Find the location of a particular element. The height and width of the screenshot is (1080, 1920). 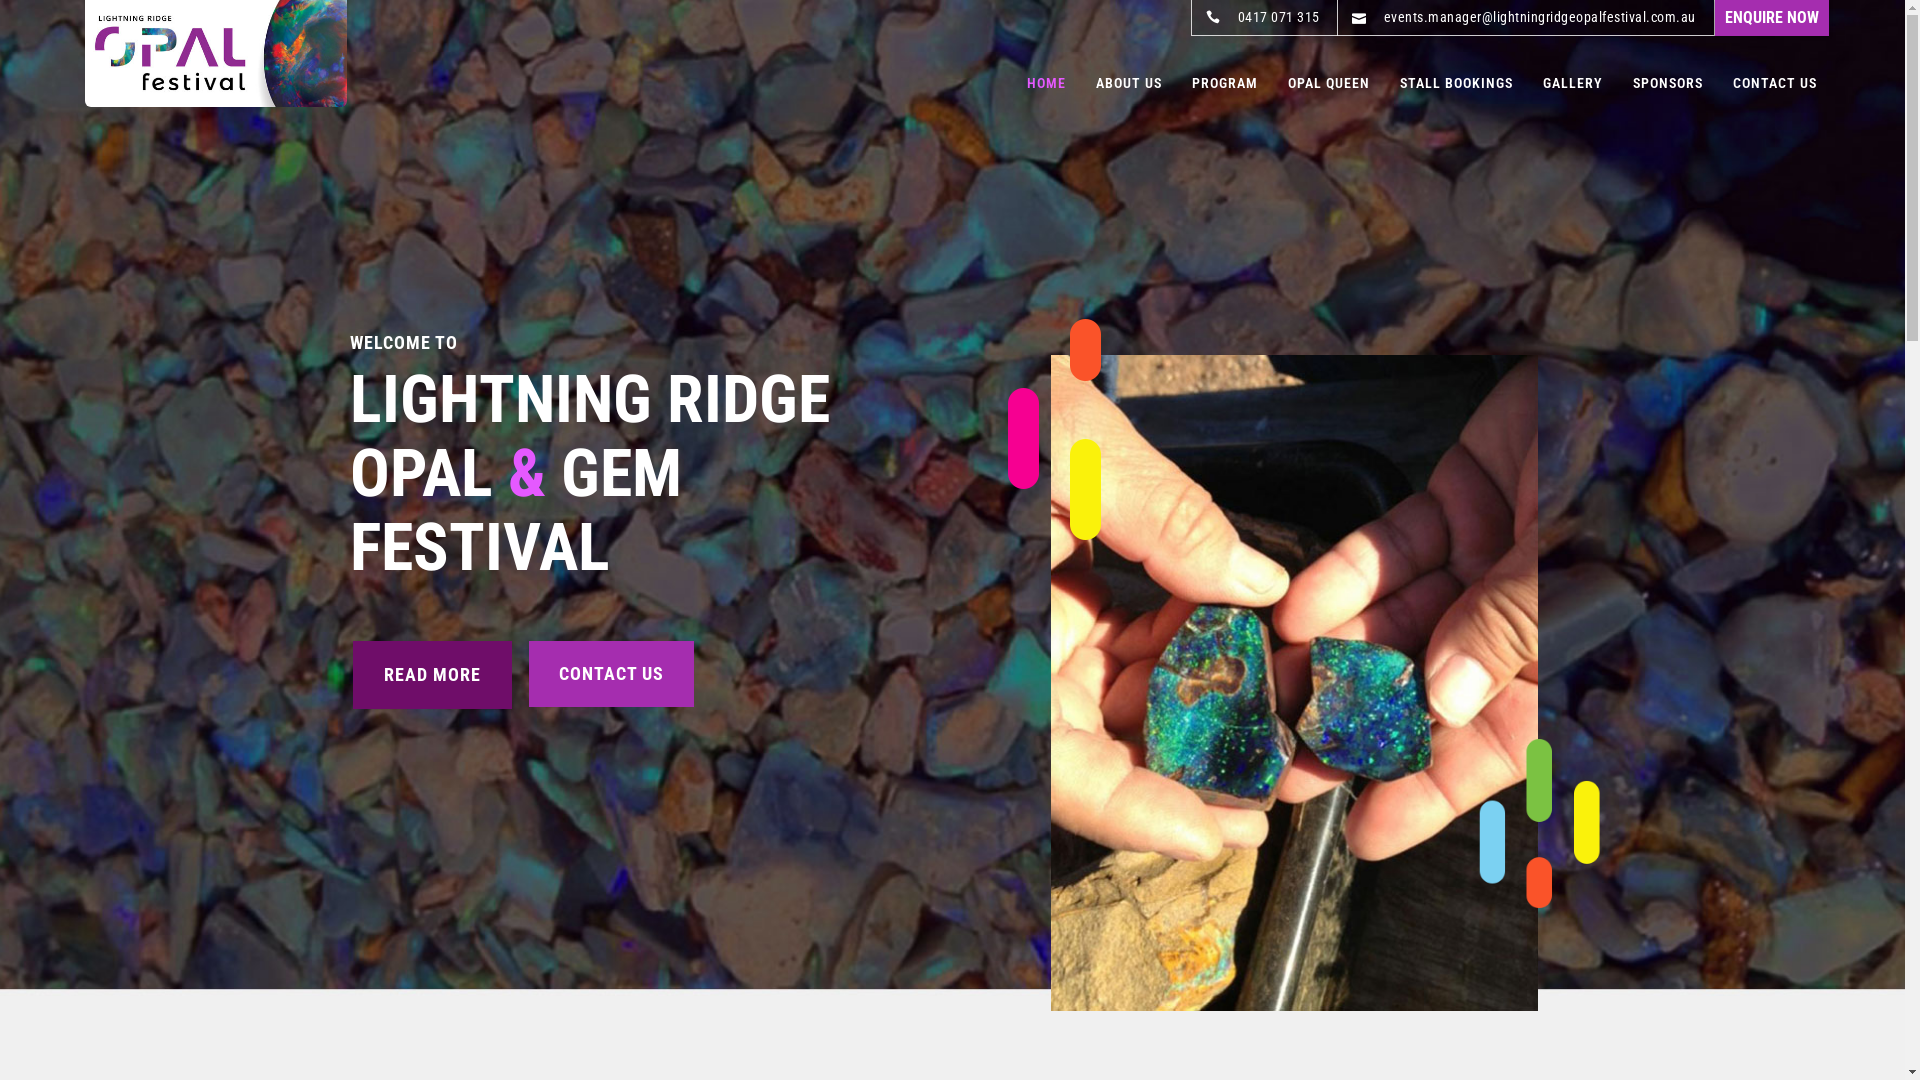

'ABOUT US' is located at coordinates (1128, 82).